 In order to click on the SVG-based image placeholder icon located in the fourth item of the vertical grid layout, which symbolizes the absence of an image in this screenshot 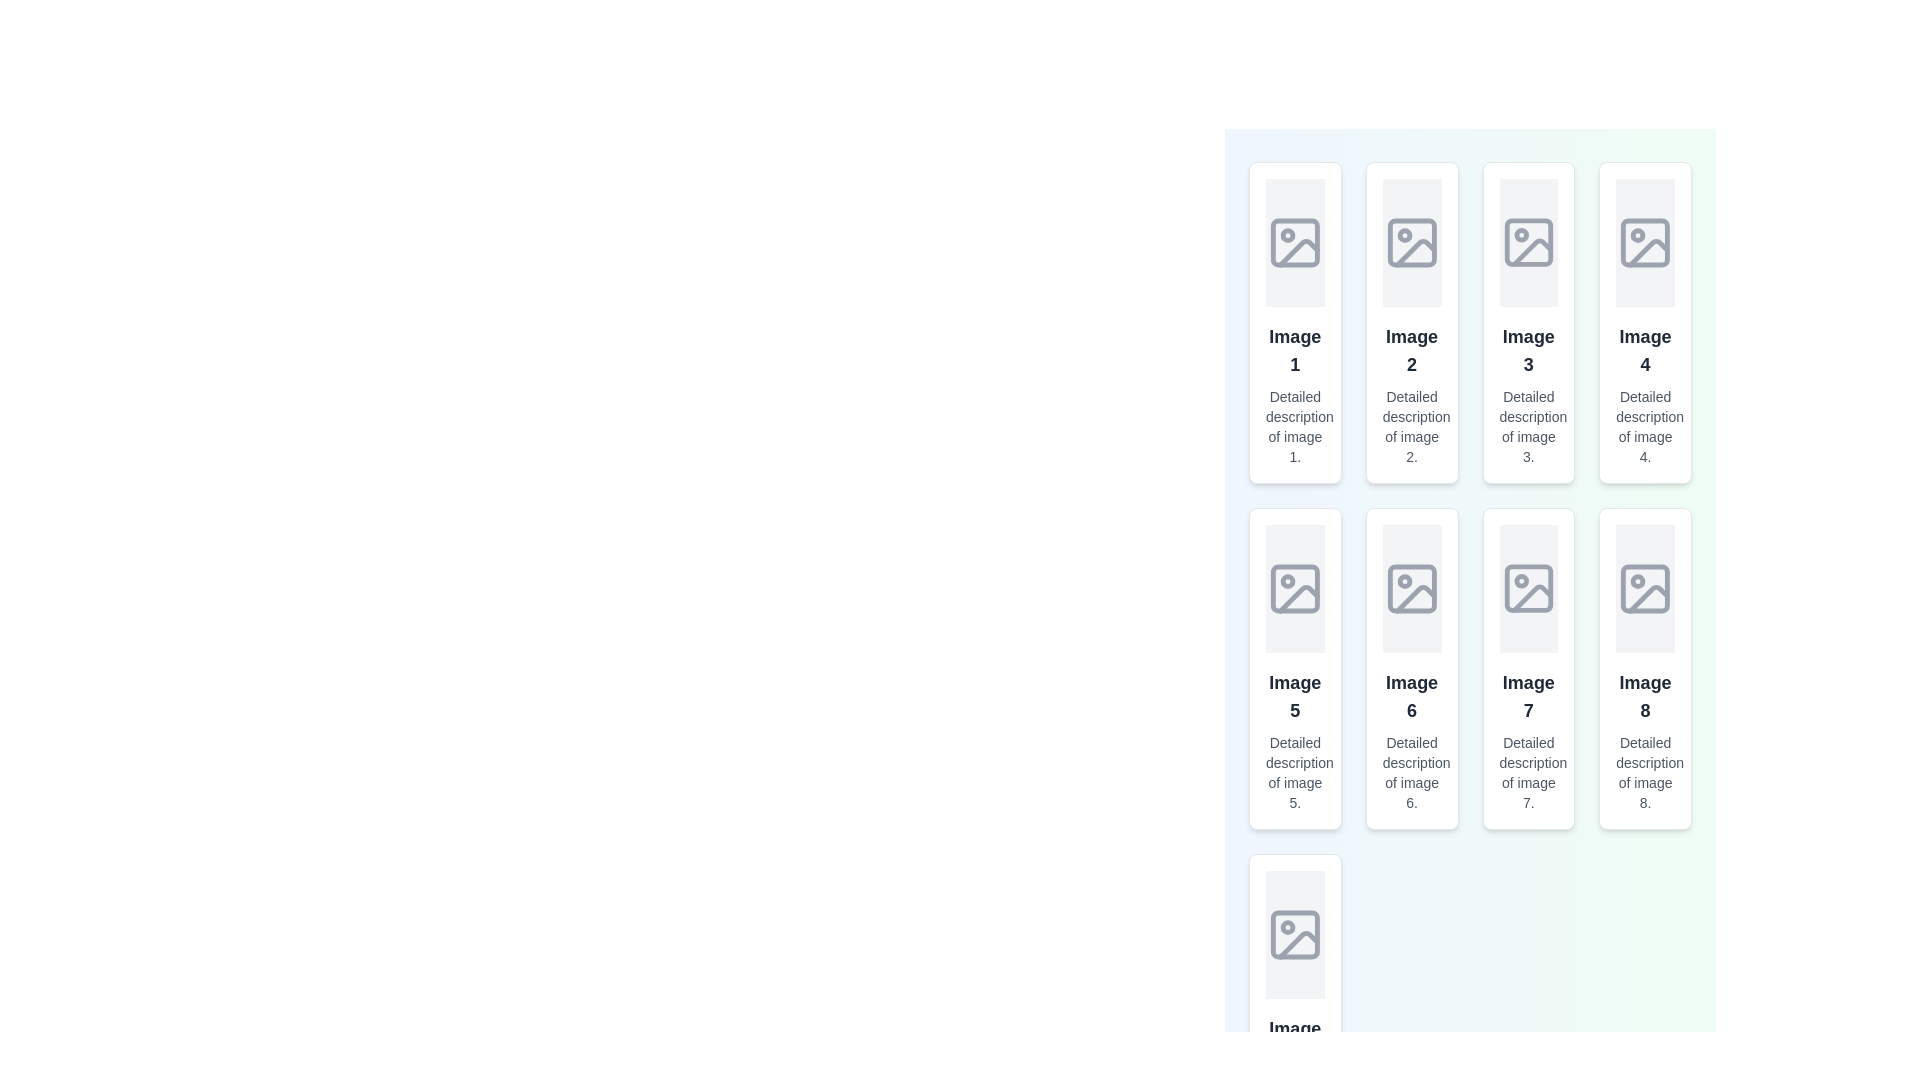, I will do `click(1645, 242)`.